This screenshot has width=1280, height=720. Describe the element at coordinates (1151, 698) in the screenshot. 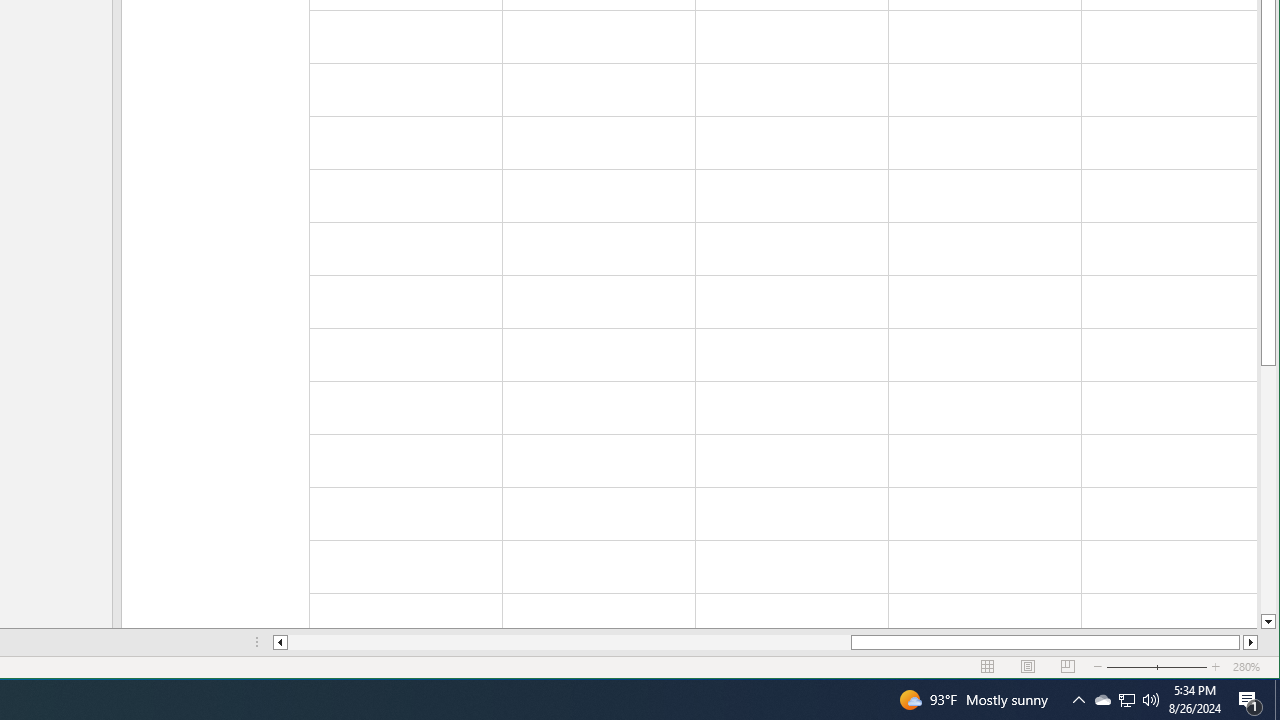

I see `'Q2790: 100%'` at that location.